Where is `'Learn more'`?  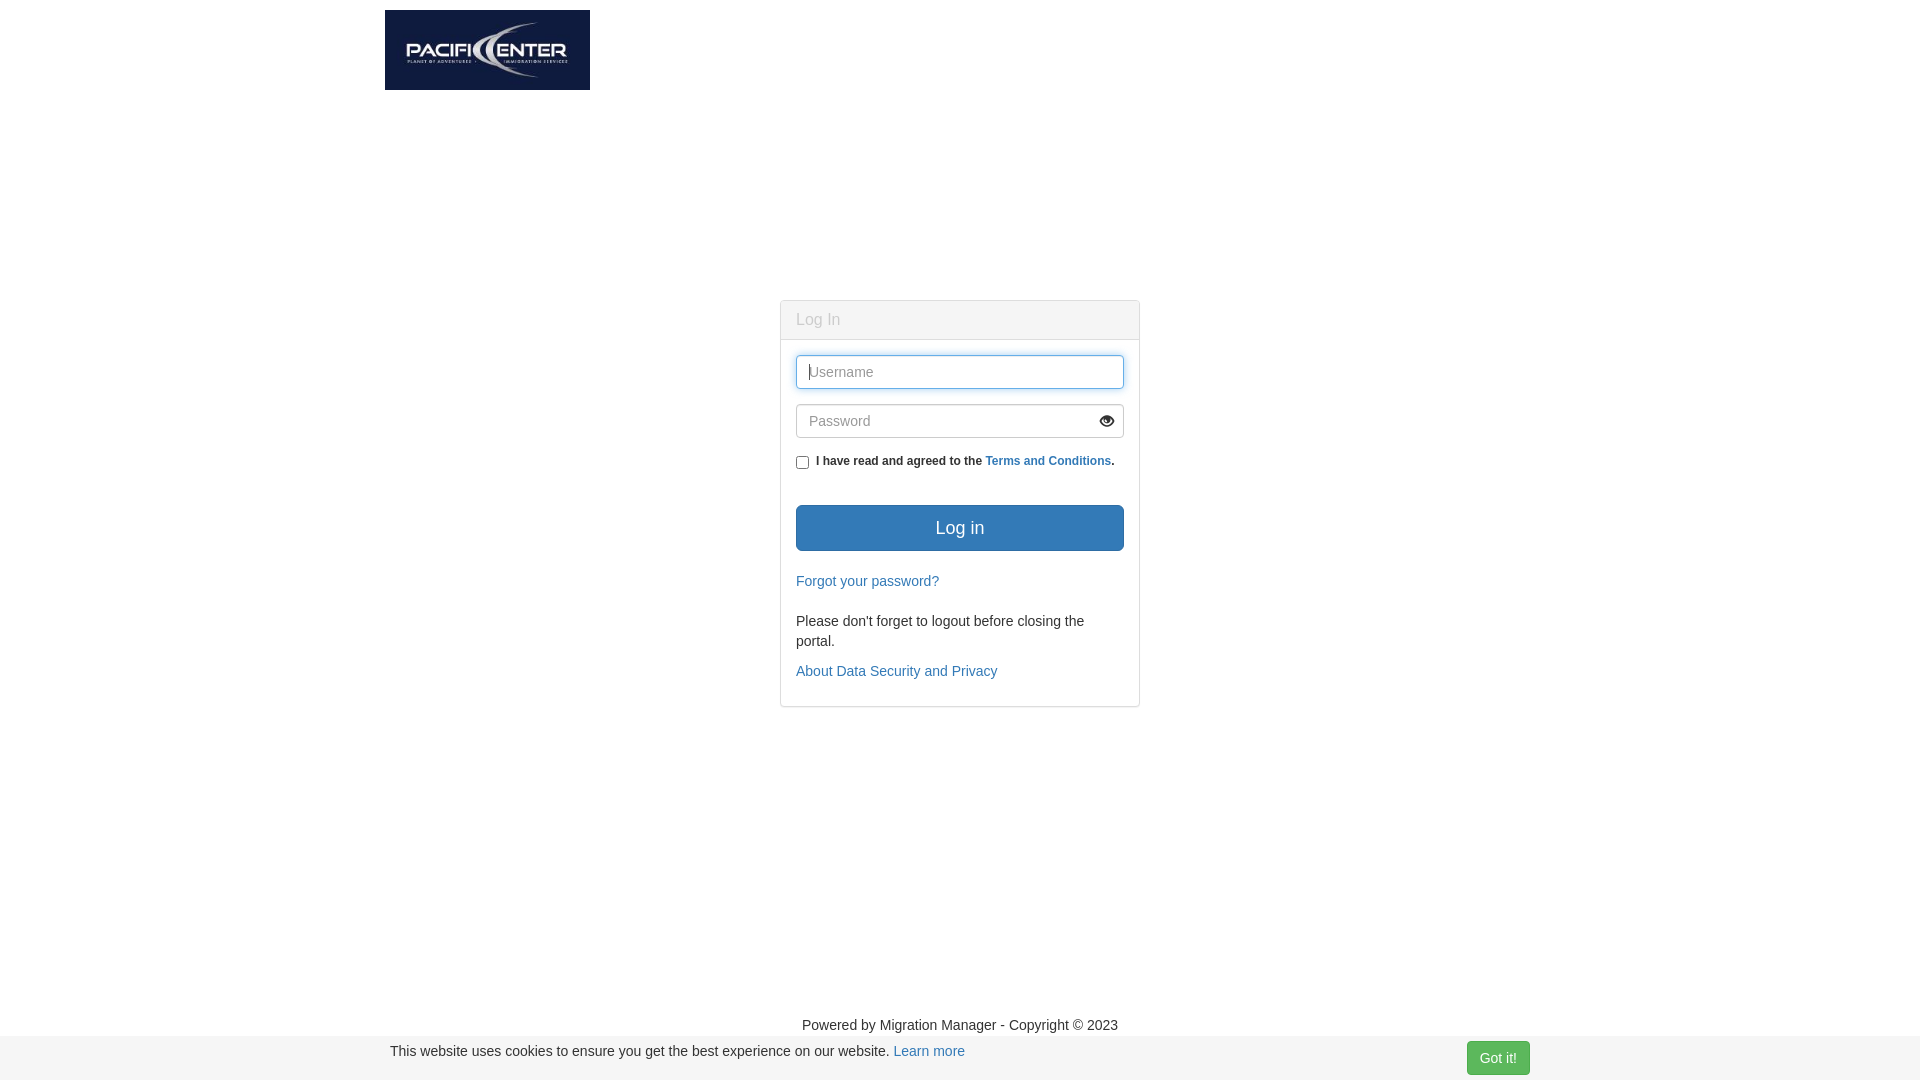
'Learn more' is located at coordinates (892, 1049).